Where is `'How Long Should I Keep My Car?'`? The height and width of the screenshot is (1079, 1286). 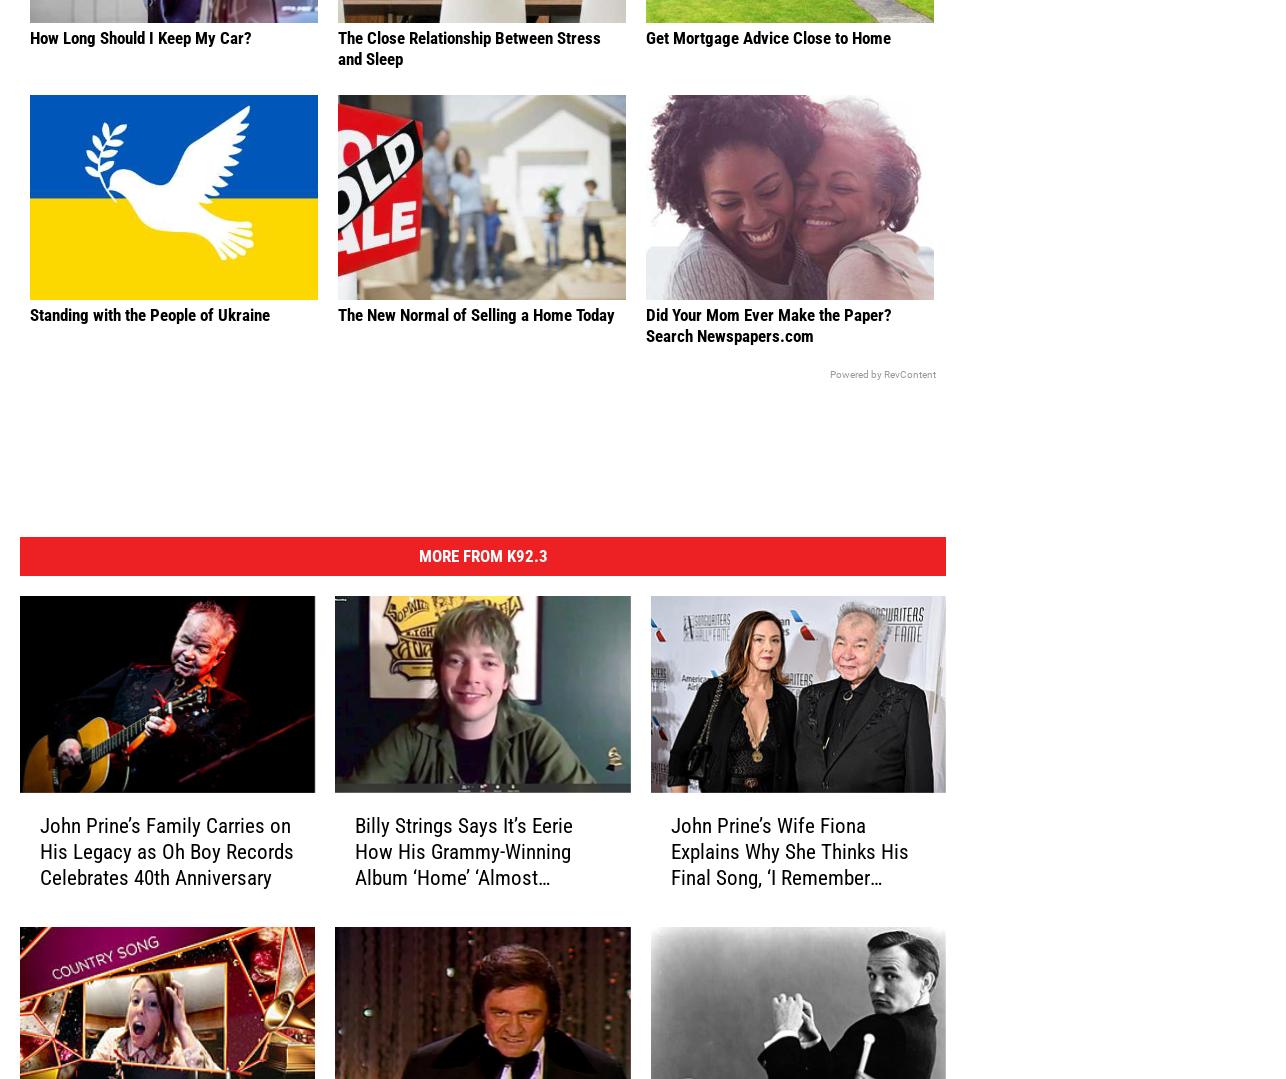 'How Long Should I Keep My Car?' is located at coordinates (140, 67).